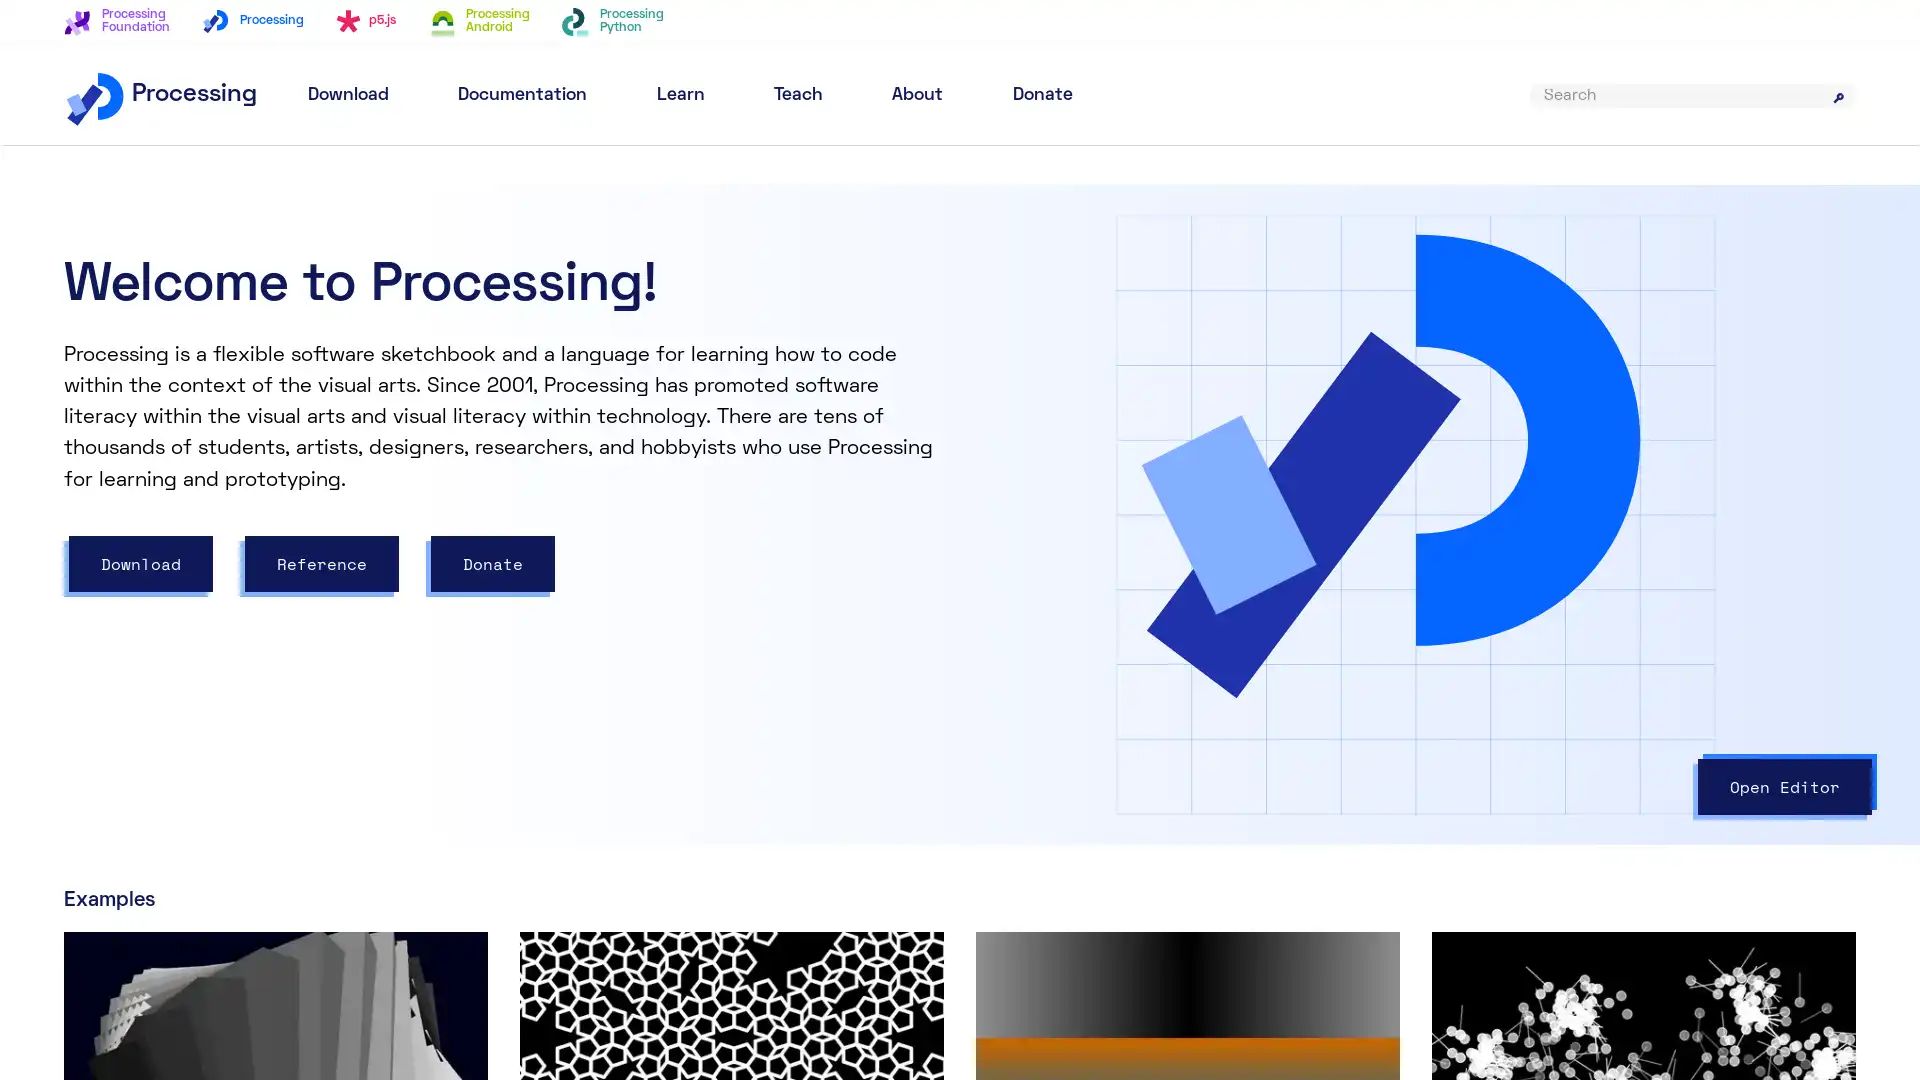  Describe the element at coordinates (1036, 685) in the screenshot. I see `line` at that location.